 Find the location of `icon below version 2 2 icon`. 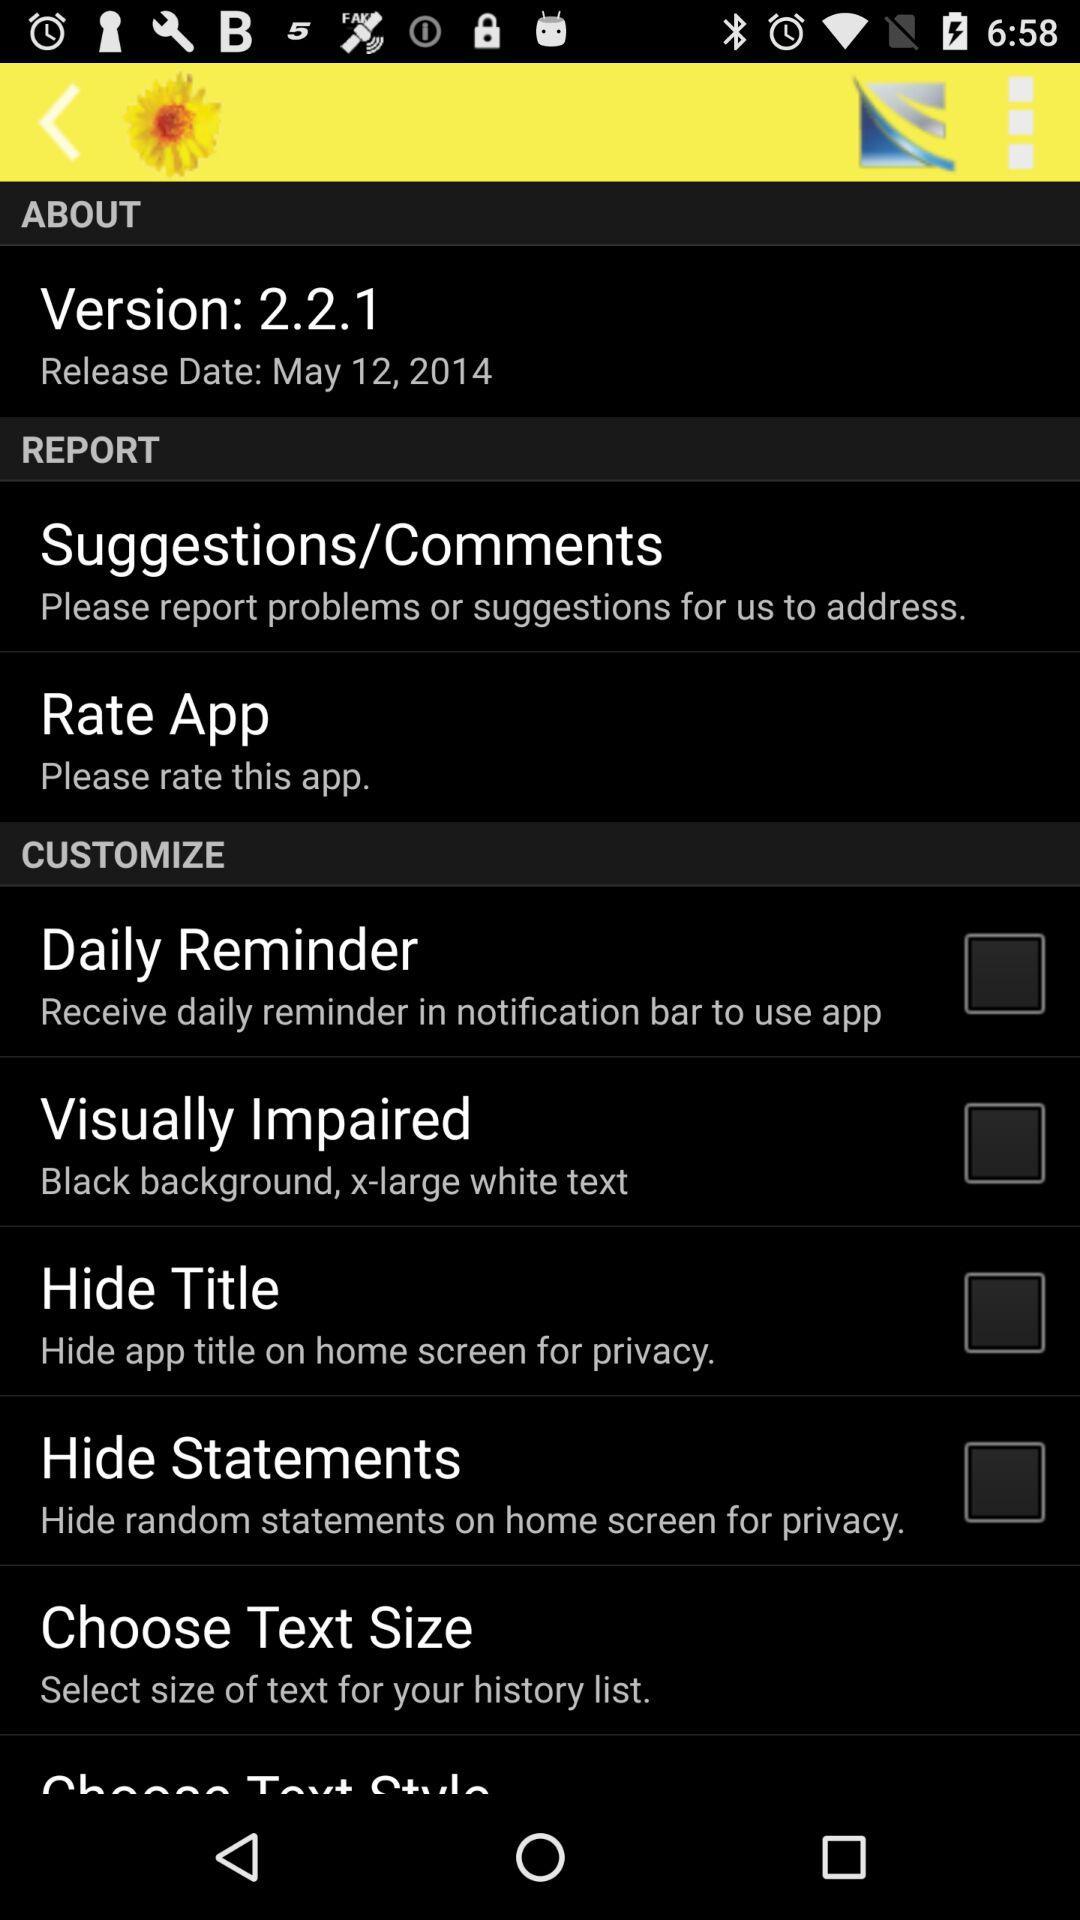

icon below version 2 2 icon is located at coordinates (265, 369).